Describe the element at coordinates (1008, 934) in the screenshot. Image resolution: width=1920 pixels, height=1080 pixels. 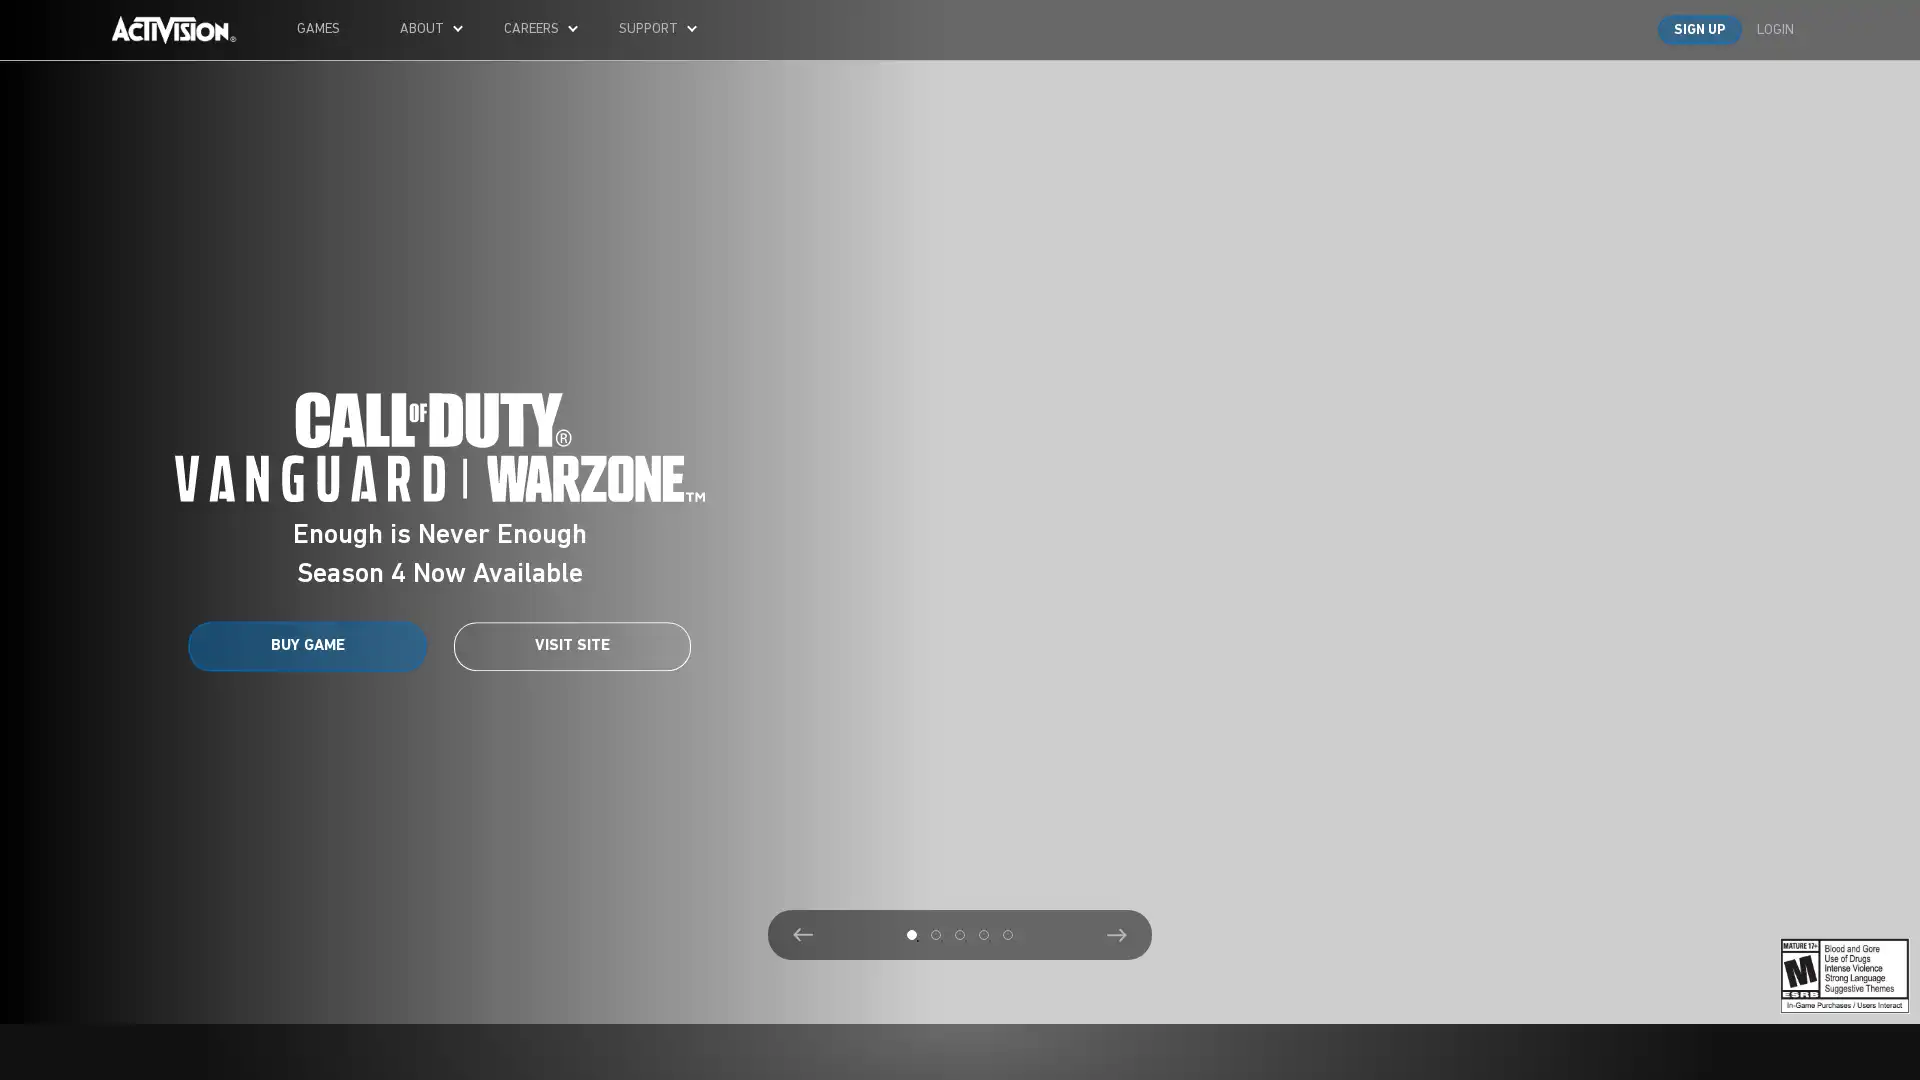
I see `5` at that location.